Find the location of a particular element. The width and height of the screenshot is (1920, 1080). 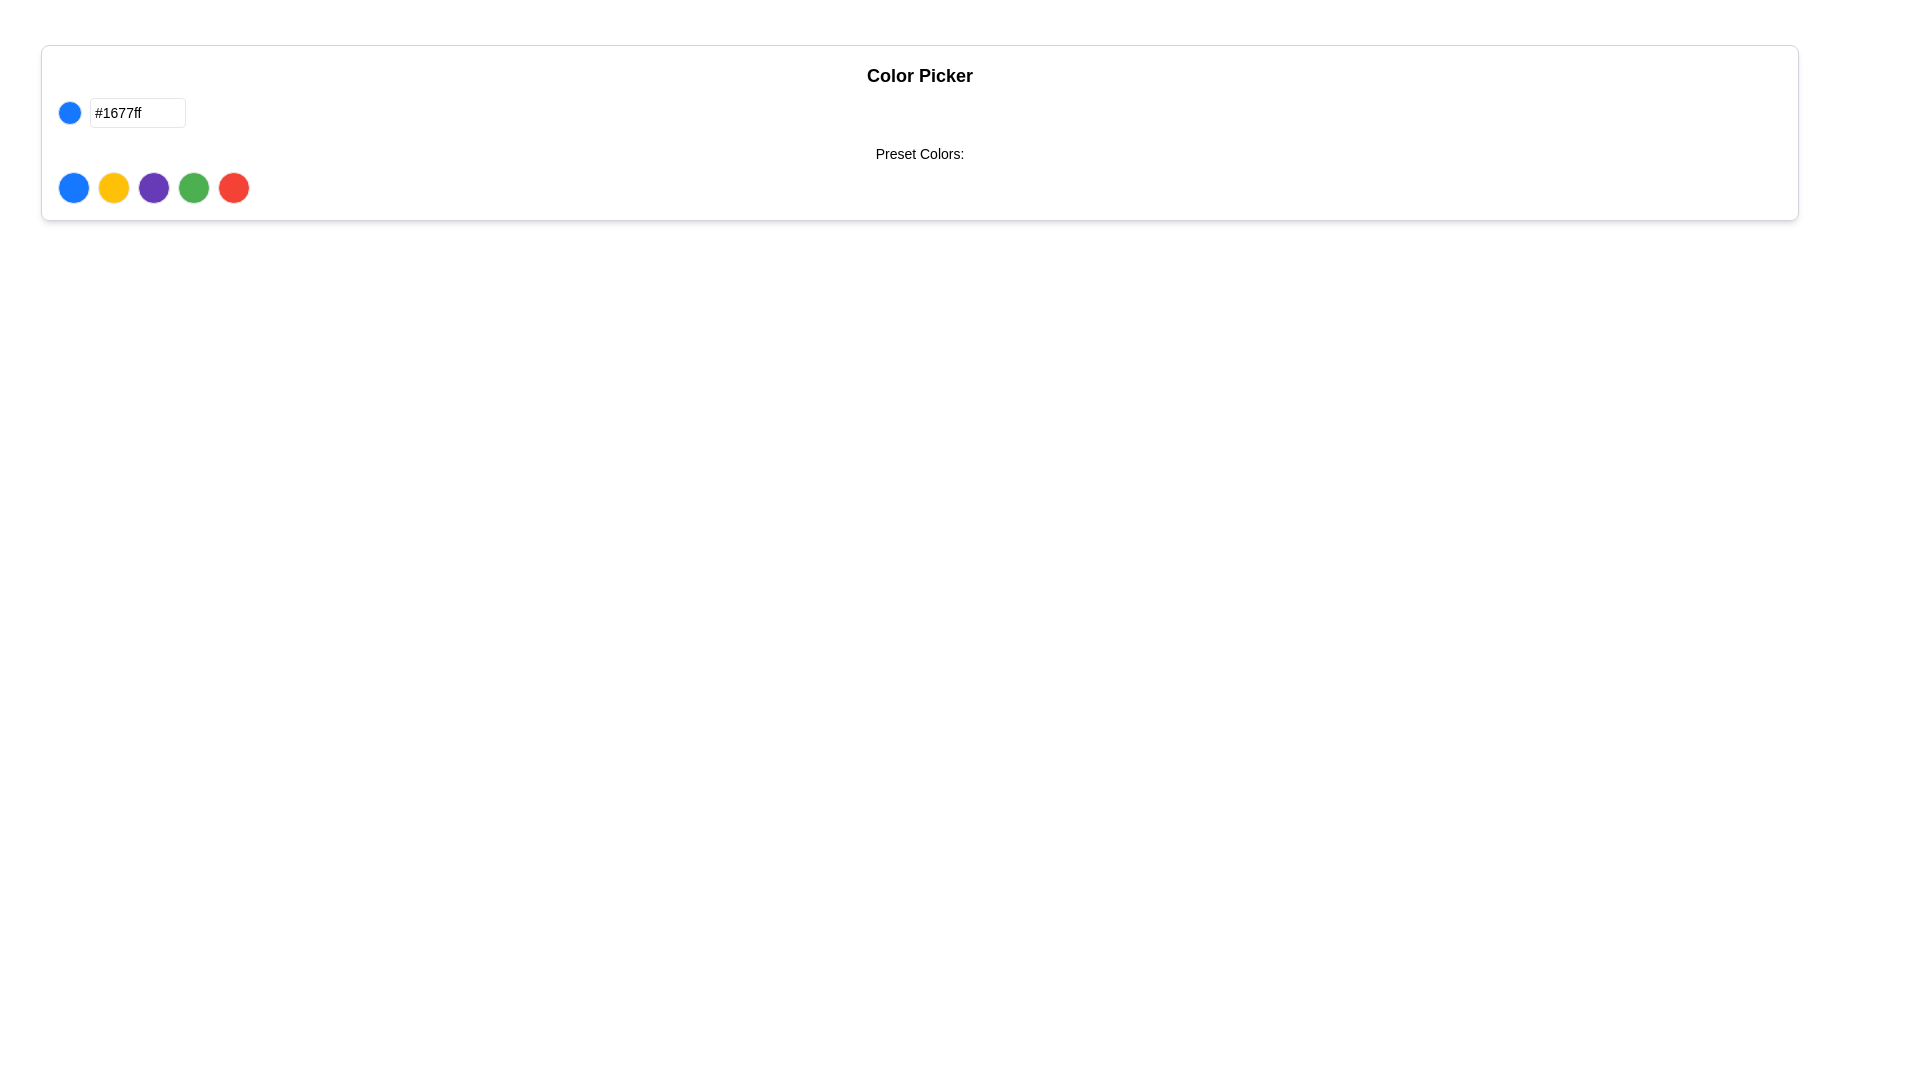

the circular red button located at the far-right of the row of color buttons is located at coordinates (234, 188).